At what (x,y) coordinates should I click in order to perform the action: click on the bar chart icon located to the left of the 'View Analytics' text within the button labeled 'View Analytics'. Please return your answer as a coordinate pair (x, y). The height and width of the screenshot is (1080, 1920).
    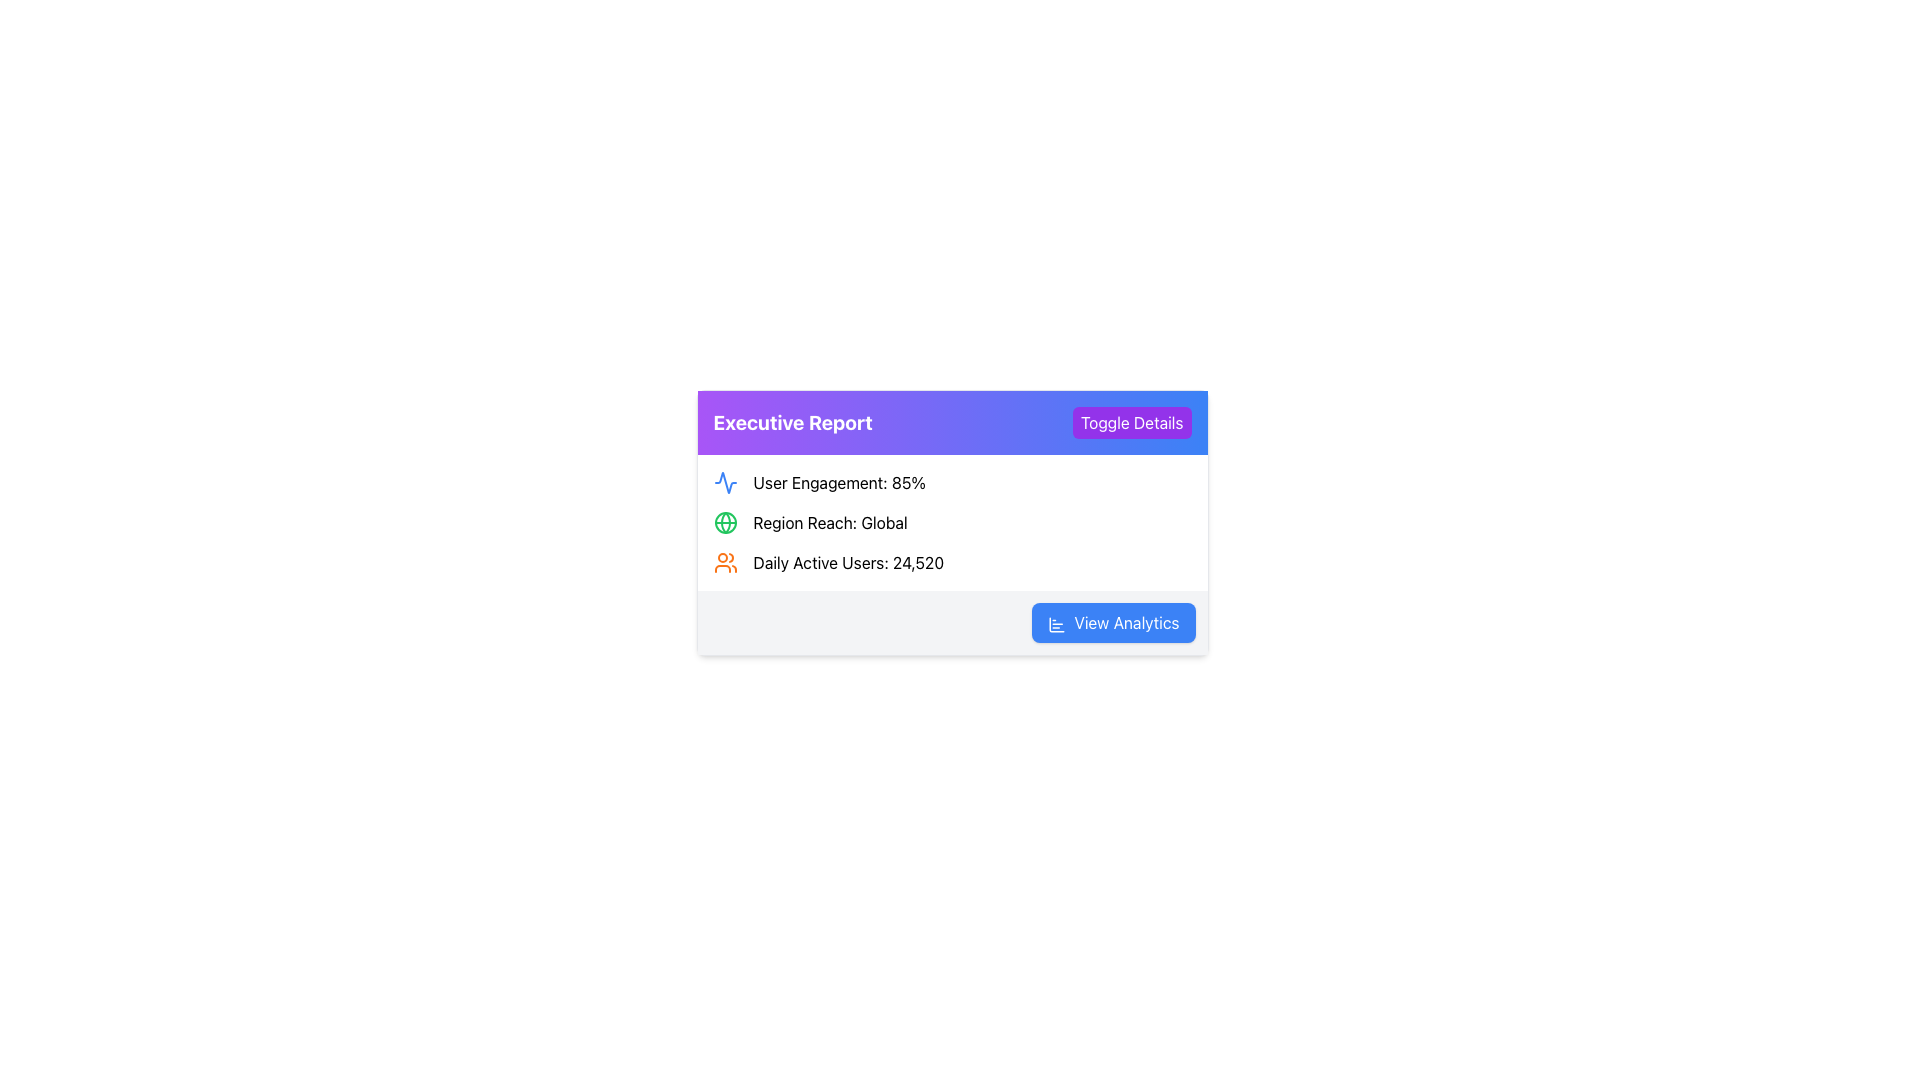
    Looking at the image, I should click on (1056, 623).